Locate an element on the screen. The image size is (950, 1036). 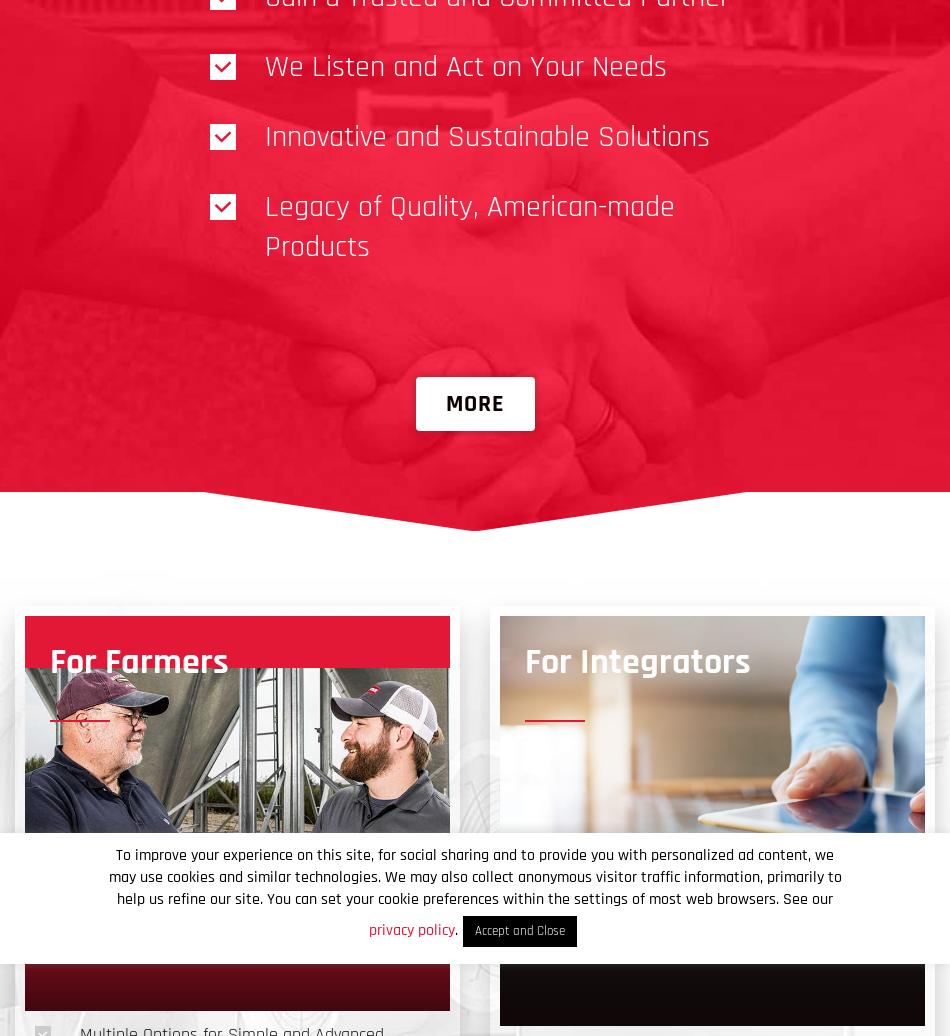
'More' is located at coordinates (443, 404).